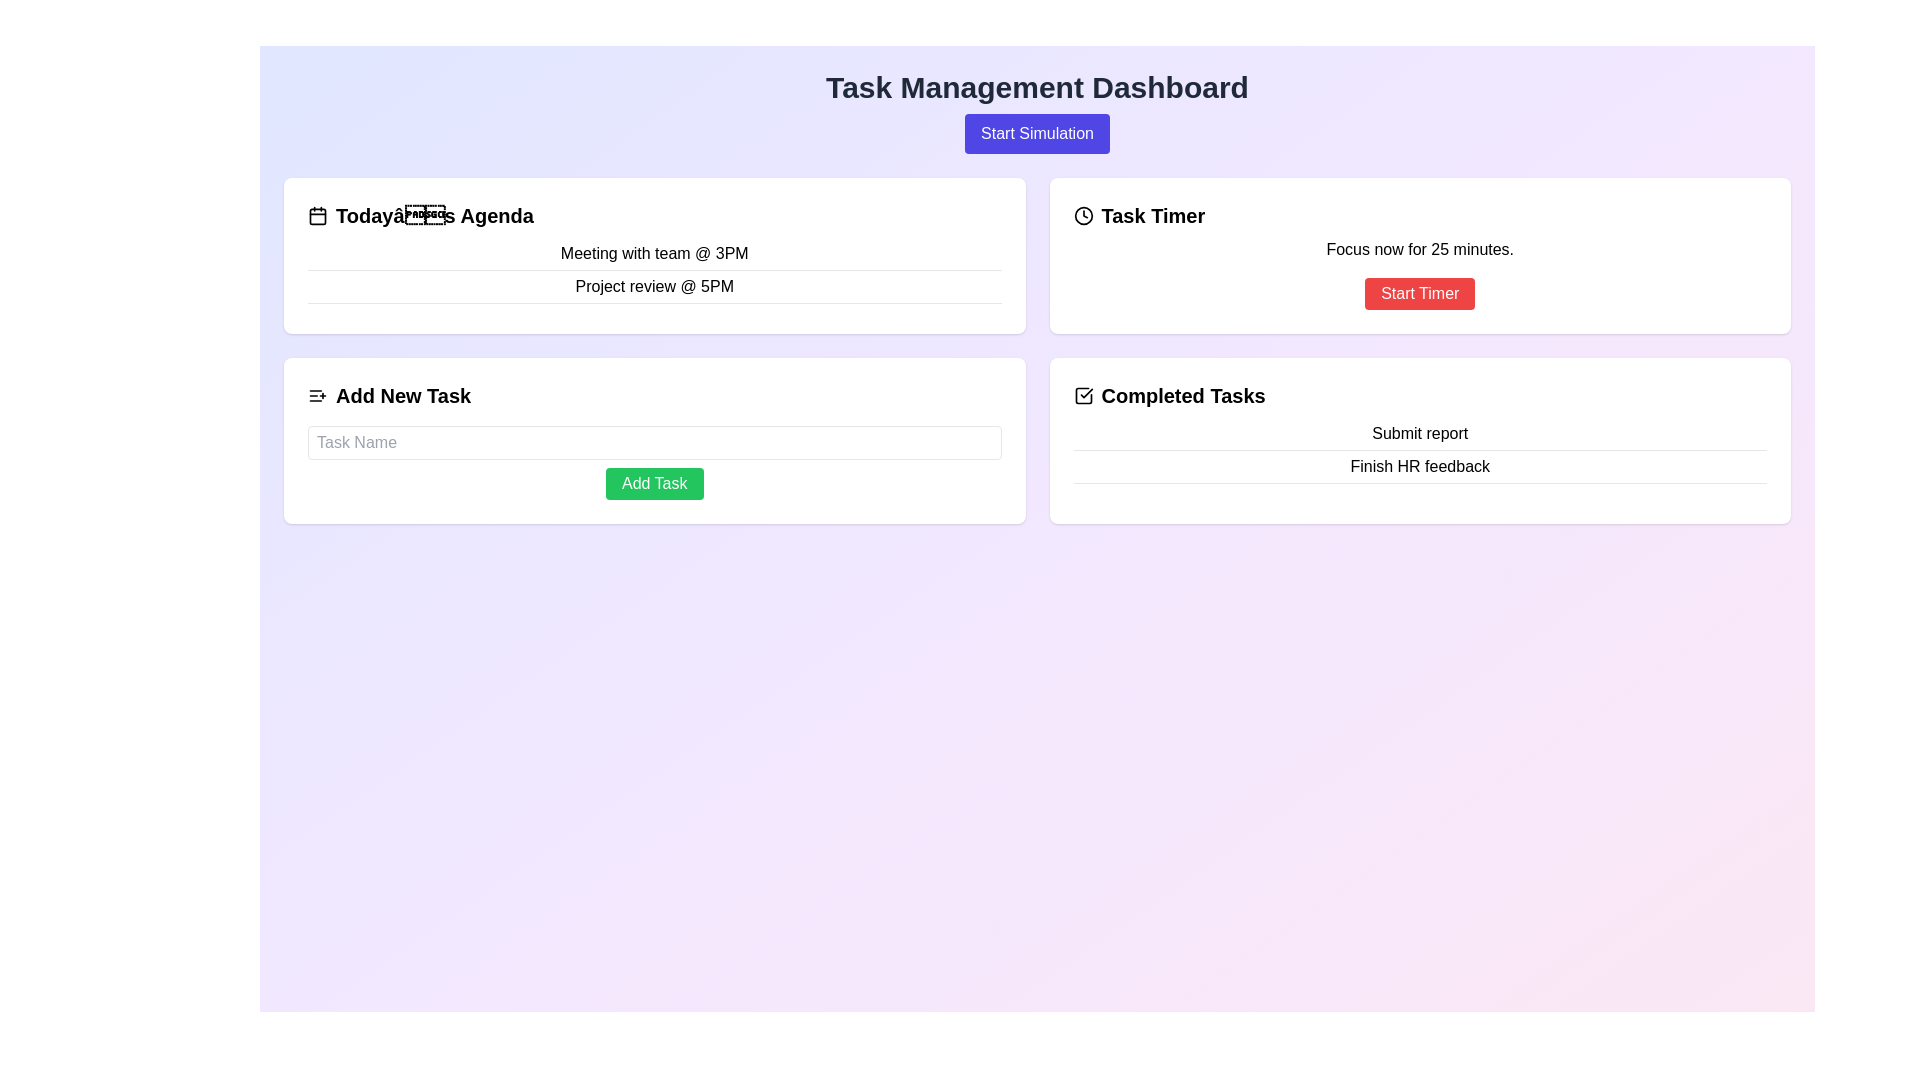 The height and width of the screenshot is (1080, 1920). Describe the element at coordinates (1419, 467) in the screenshot. I see `the second task in the 'Completed Tasks' section, which displays the title of a completed task, positioned below 'Submit report.'` at that location.